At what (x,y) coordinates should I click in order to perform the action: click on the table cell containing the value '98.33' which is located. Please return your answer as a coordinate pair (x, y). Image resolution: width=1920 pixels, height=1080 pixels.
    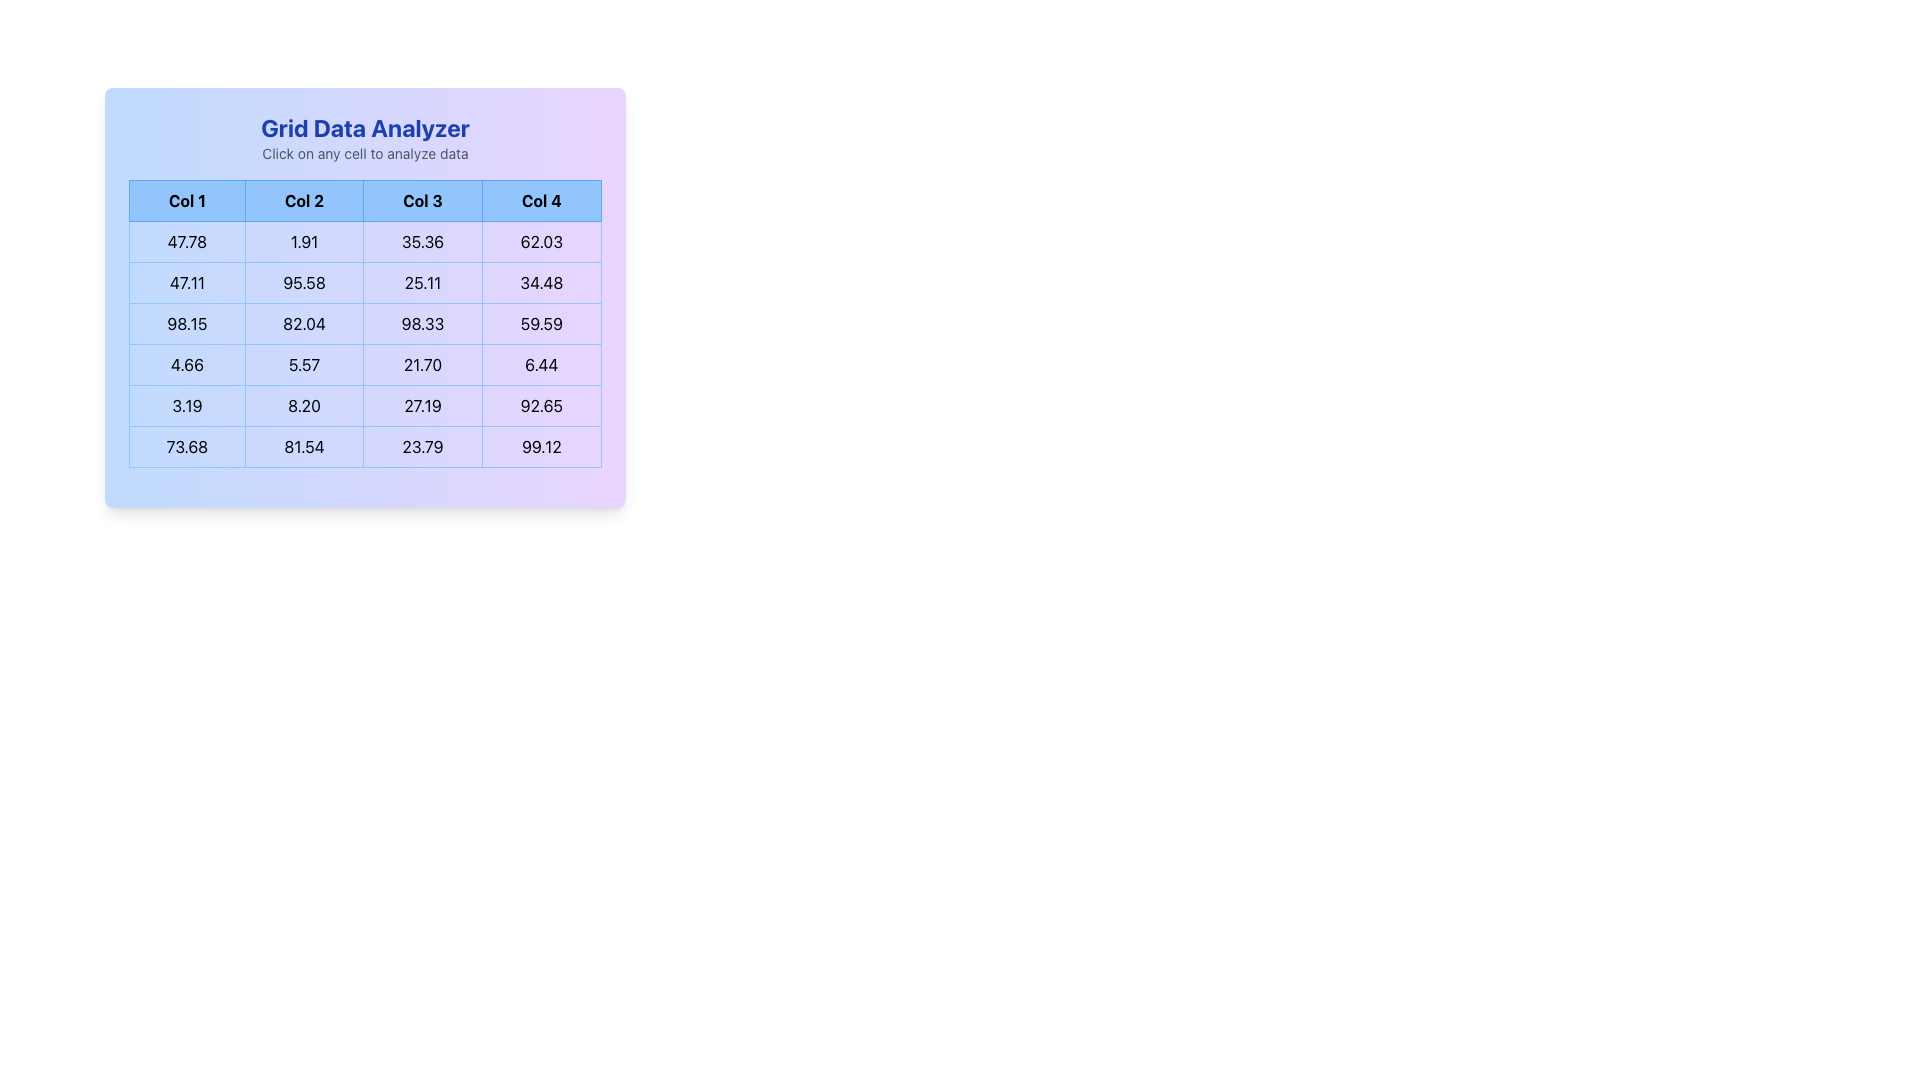
    Looking at the image, I should click on (421, 323).